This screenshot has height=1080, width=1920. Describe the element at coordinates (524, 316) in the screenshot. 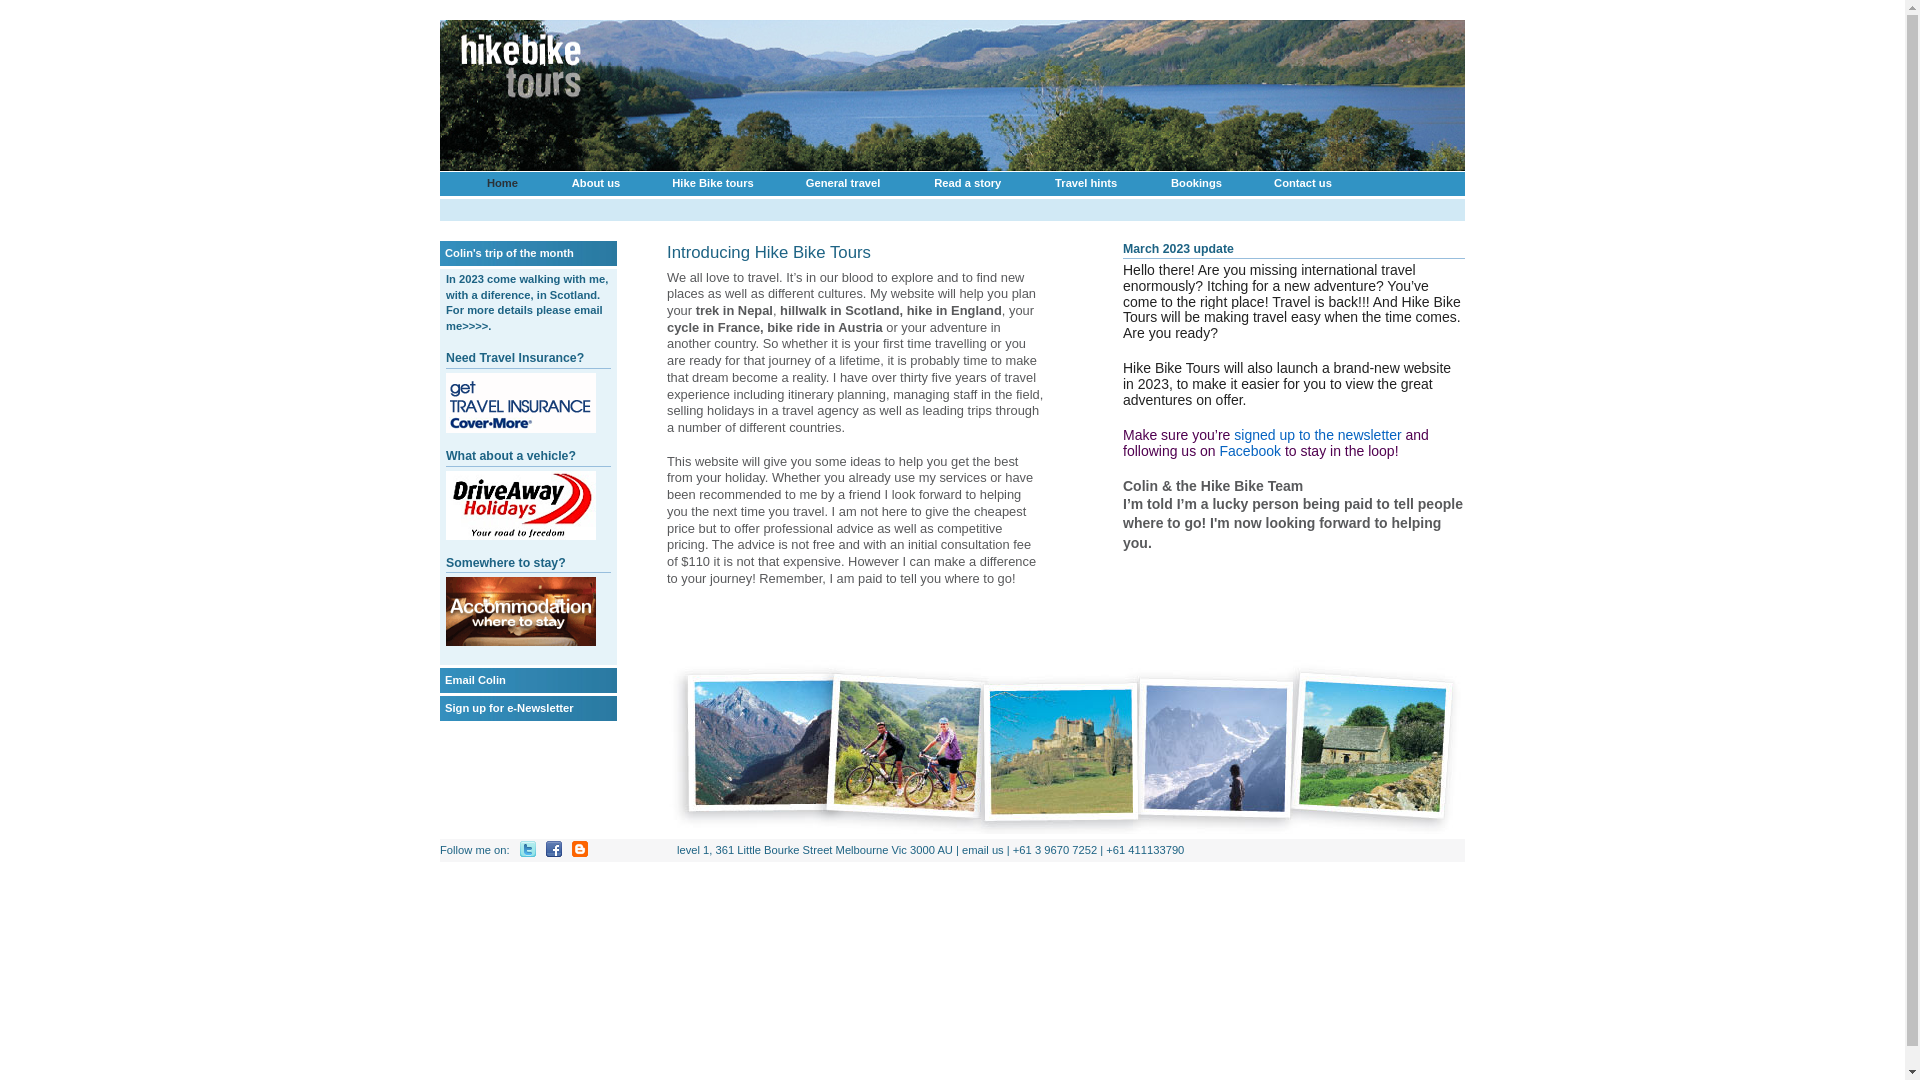

I see `'email me'` at that location.